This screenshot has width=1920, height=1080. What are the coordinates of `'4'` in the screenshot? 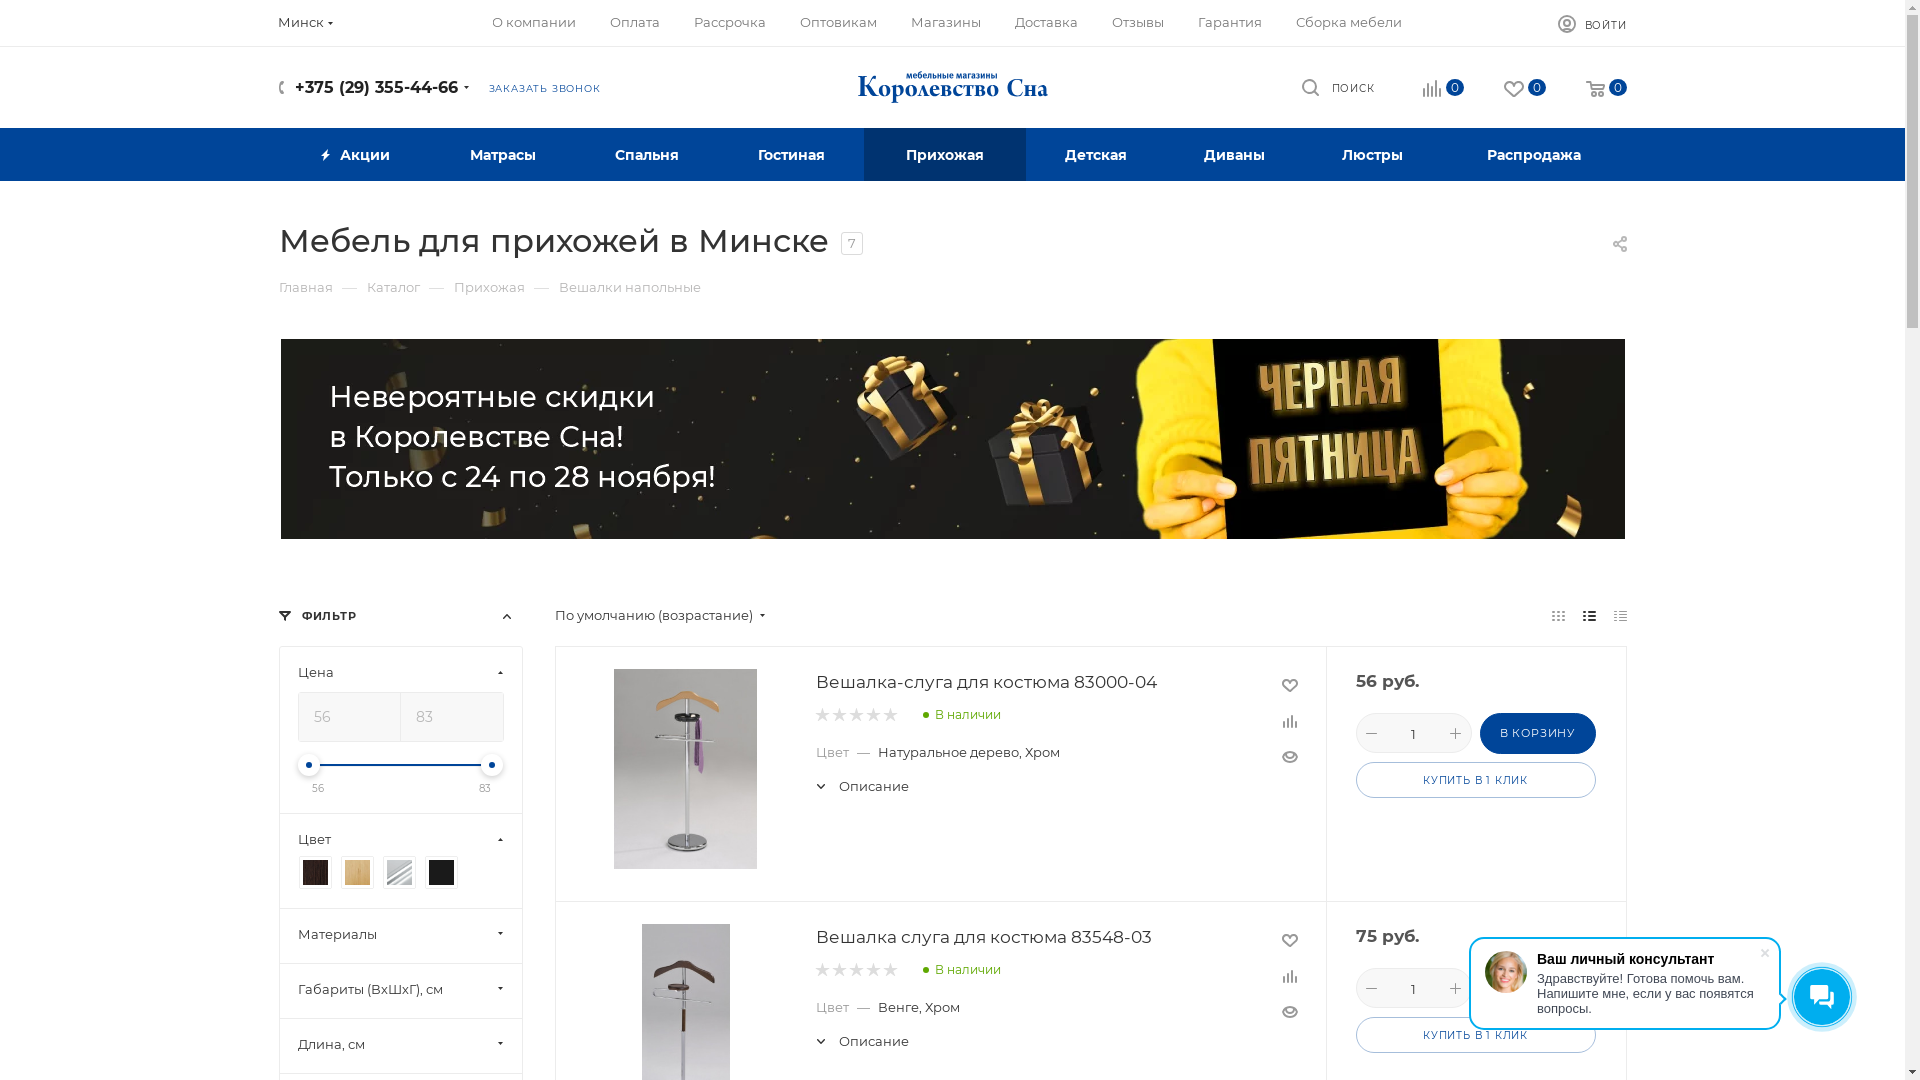 It's located at (872, 969).